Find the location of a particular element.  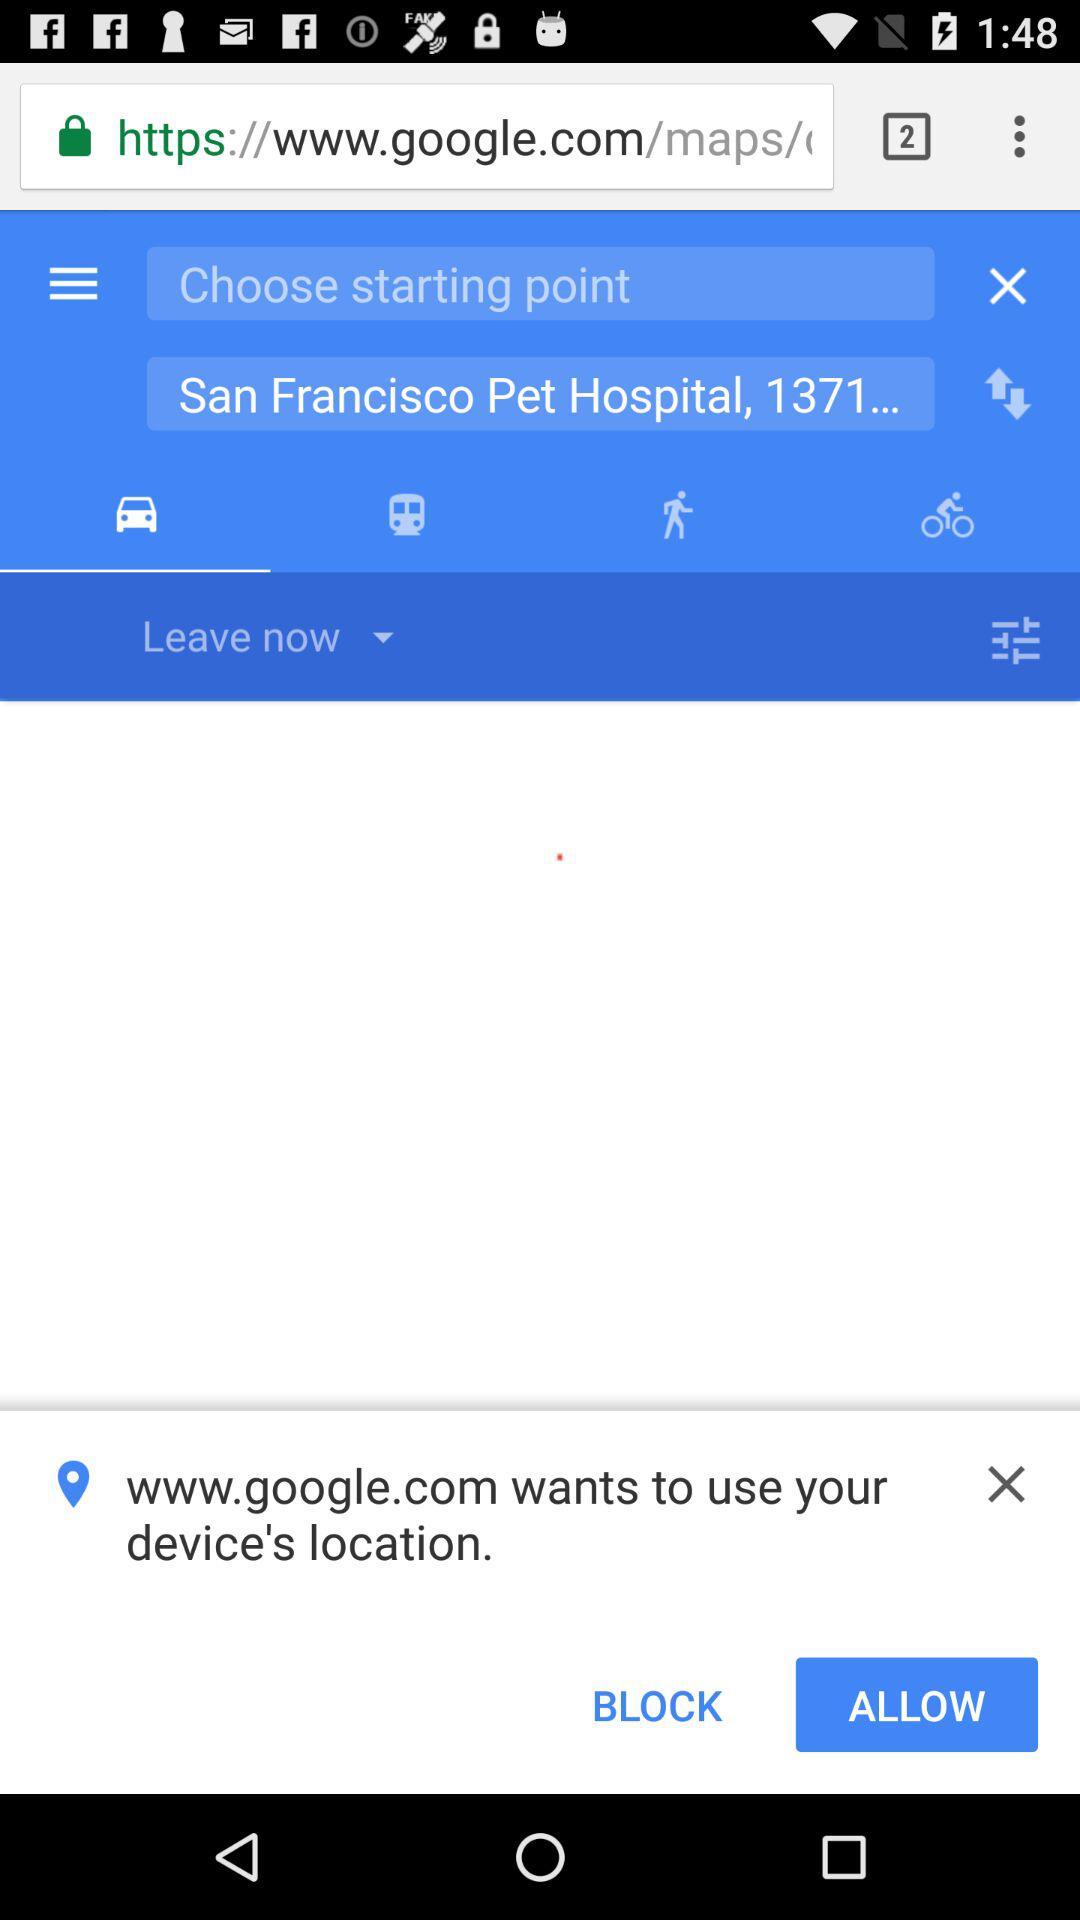

the close icon is located at coordinates (1006, 1587).